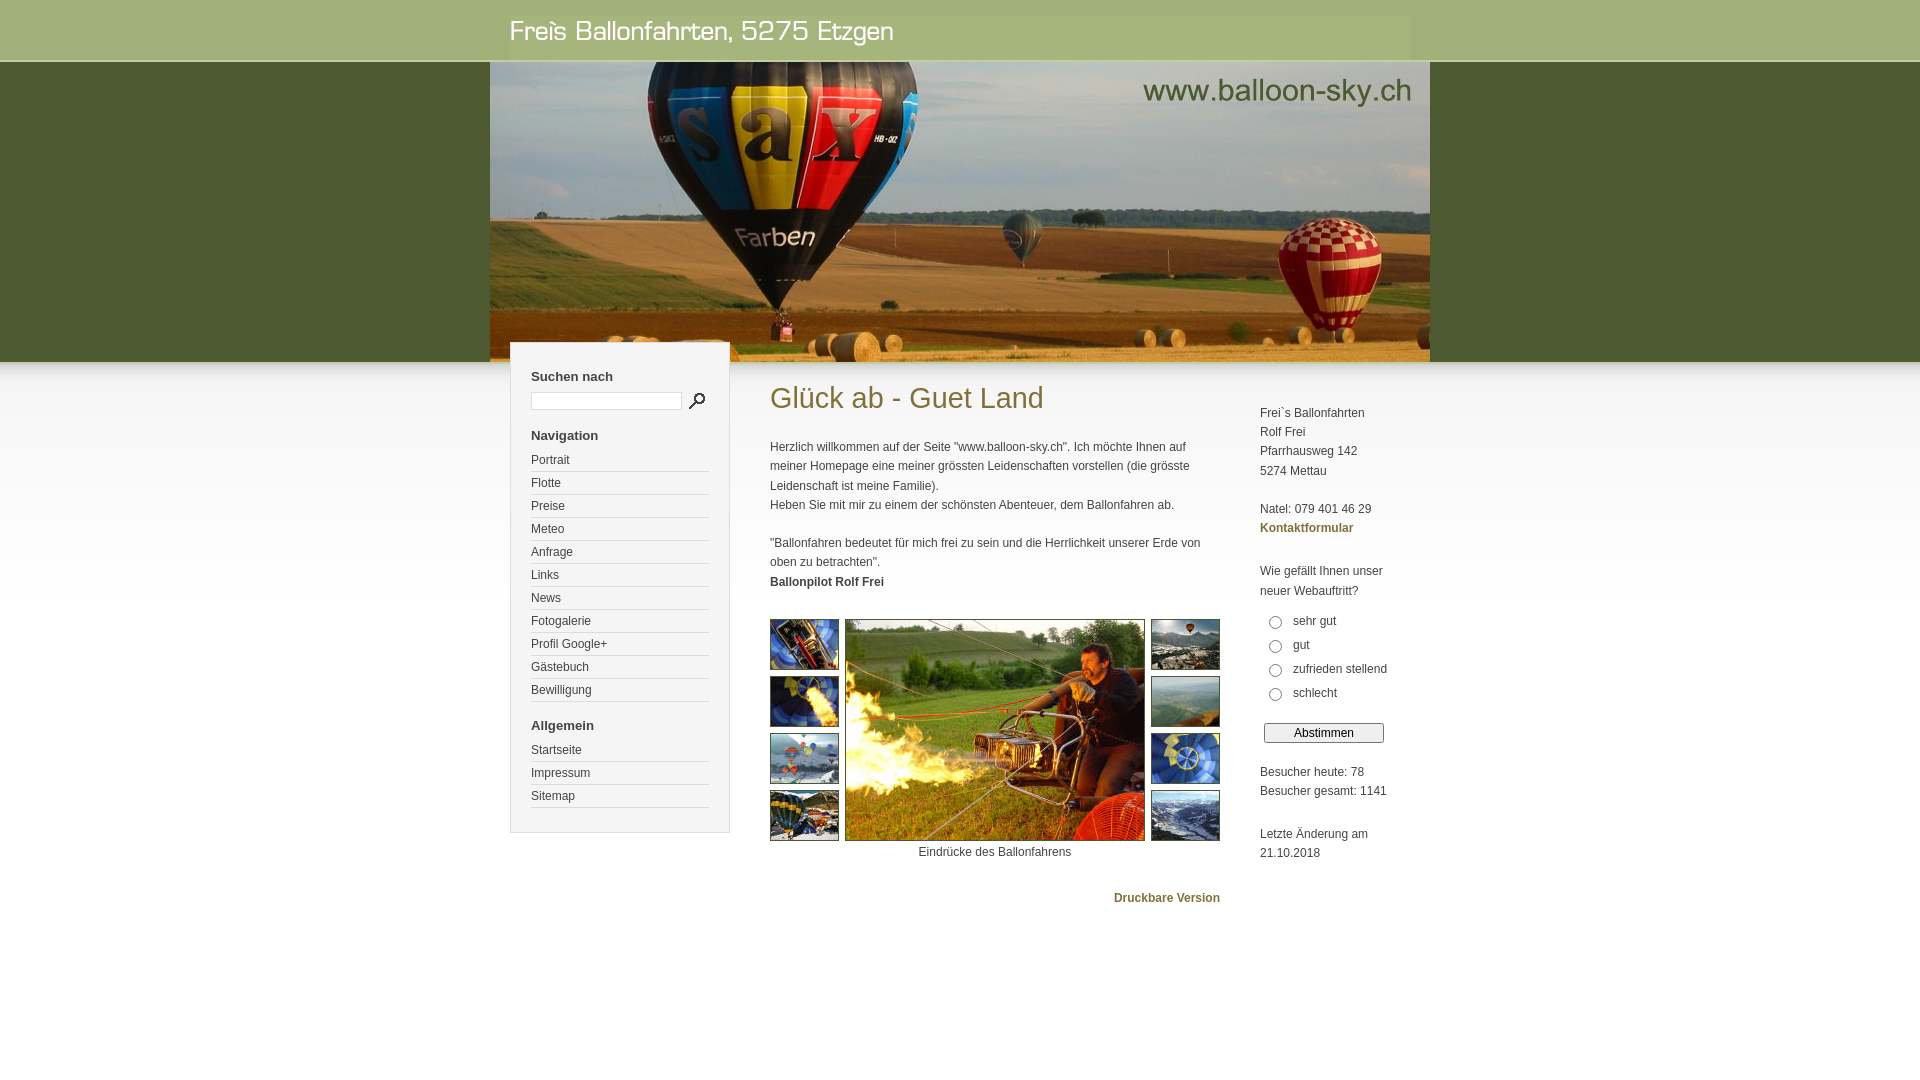 This screenshot has width=1920, height=1080. Describe the element at coordinates (618, 552) in the screenshot. I see `'Anfrage'` at that location.